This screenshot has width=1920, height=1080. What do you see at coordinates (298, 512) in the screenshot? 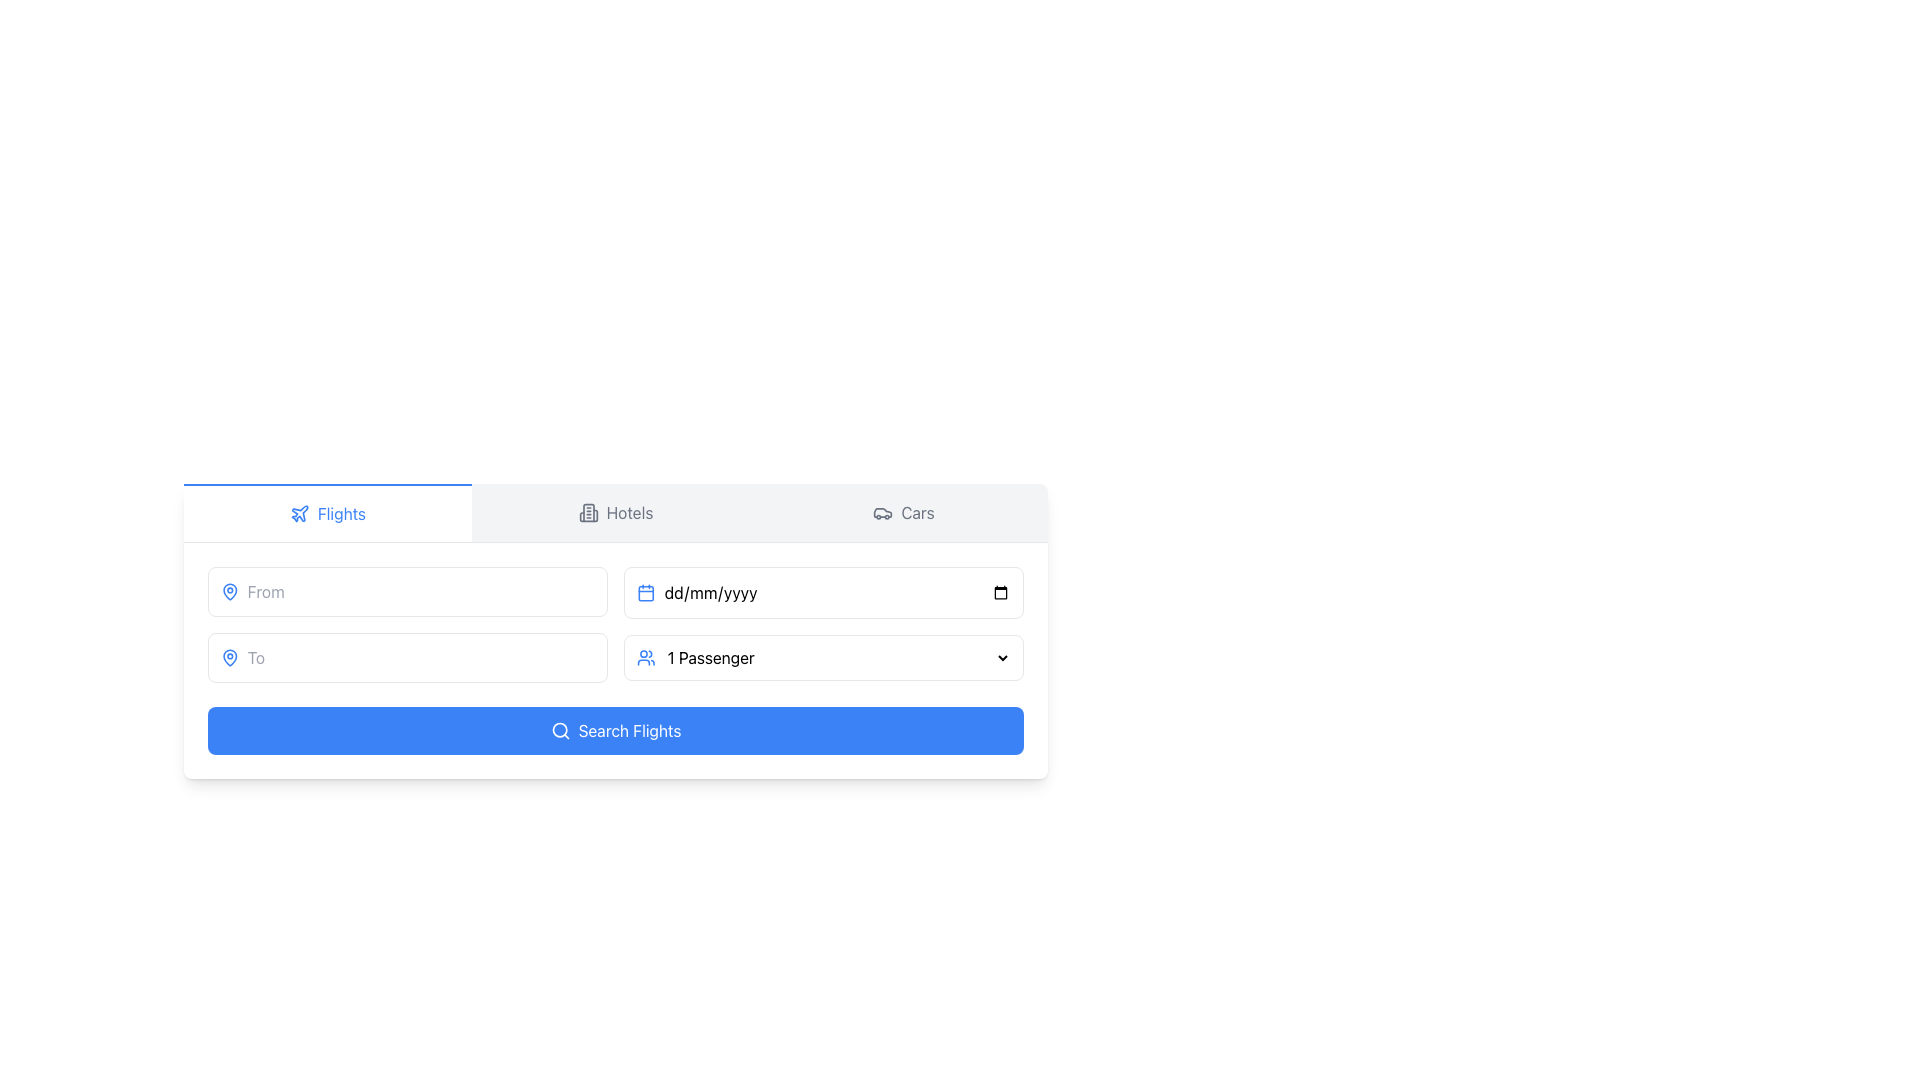
I see `the airplane icon in the Flights tab header` at bounding box center [298, 512].